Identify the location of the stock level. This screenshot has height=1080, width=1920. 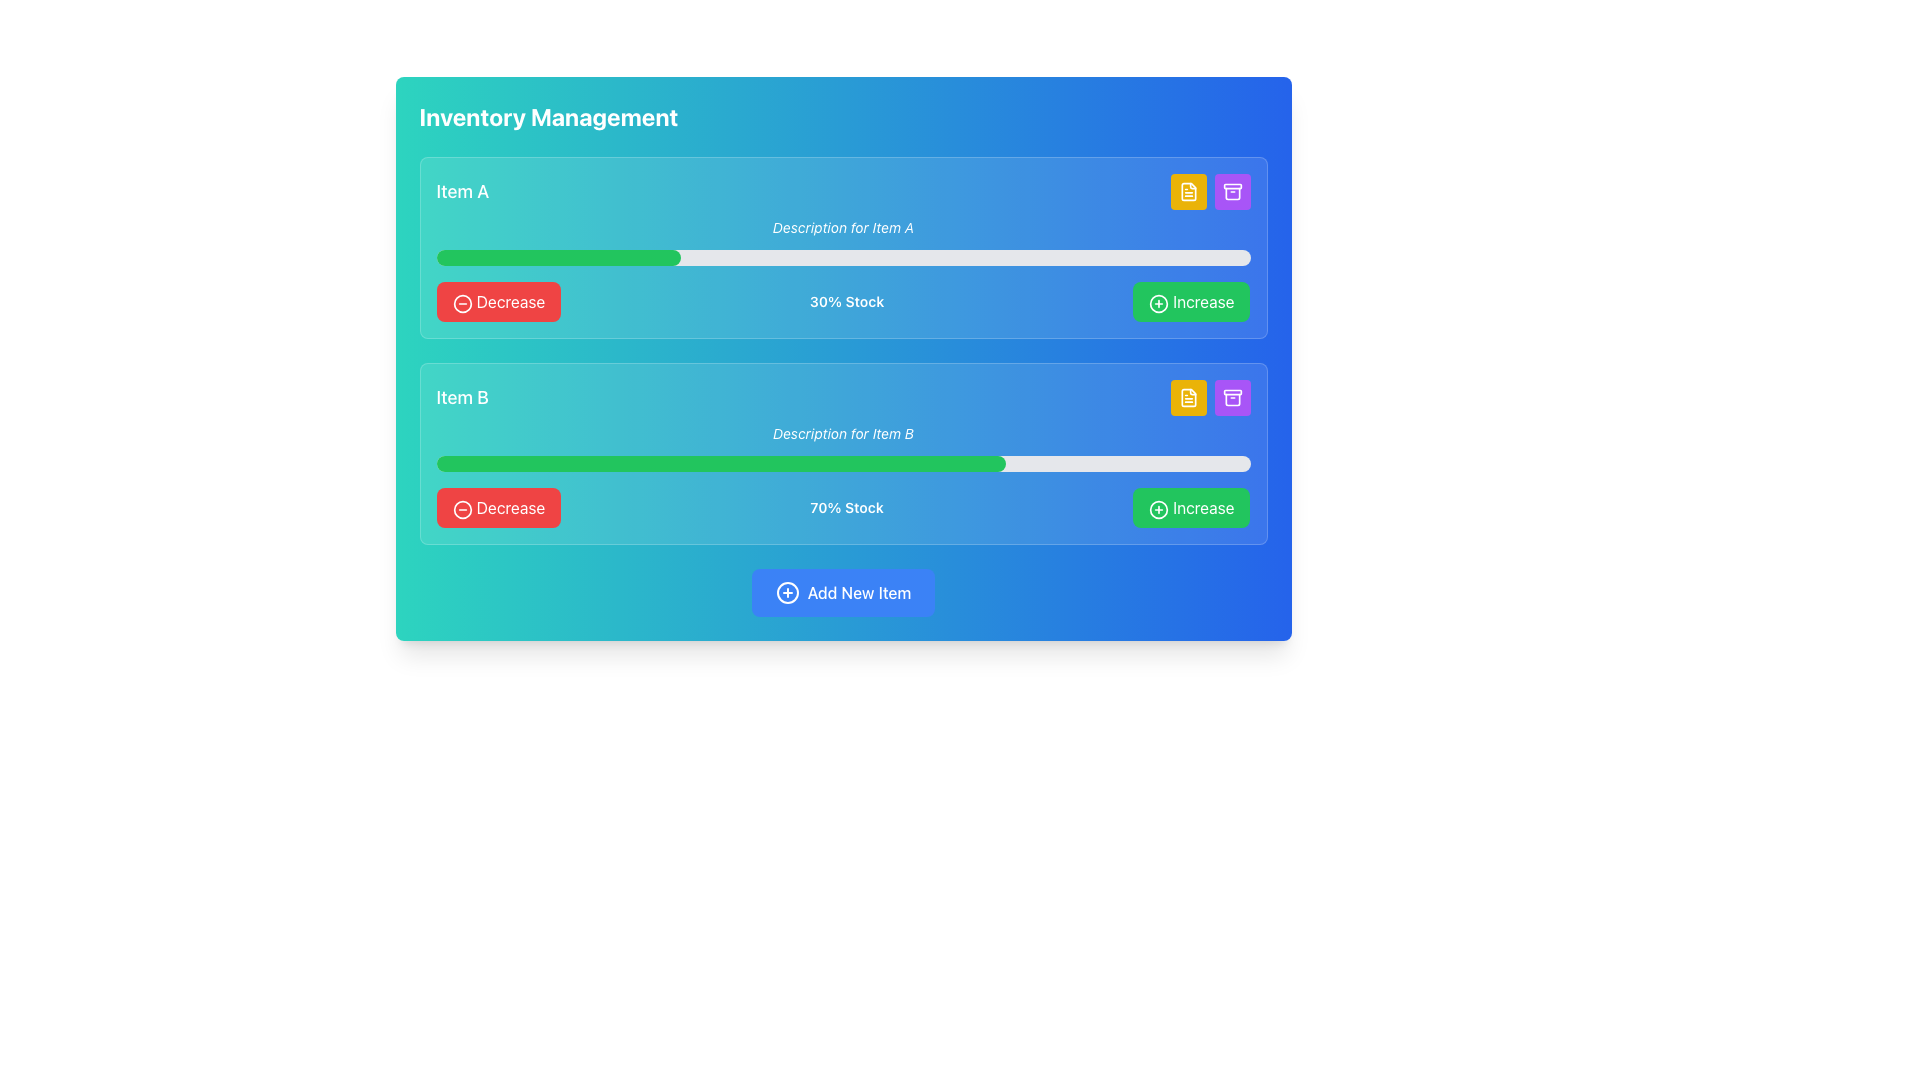
(622, 257).